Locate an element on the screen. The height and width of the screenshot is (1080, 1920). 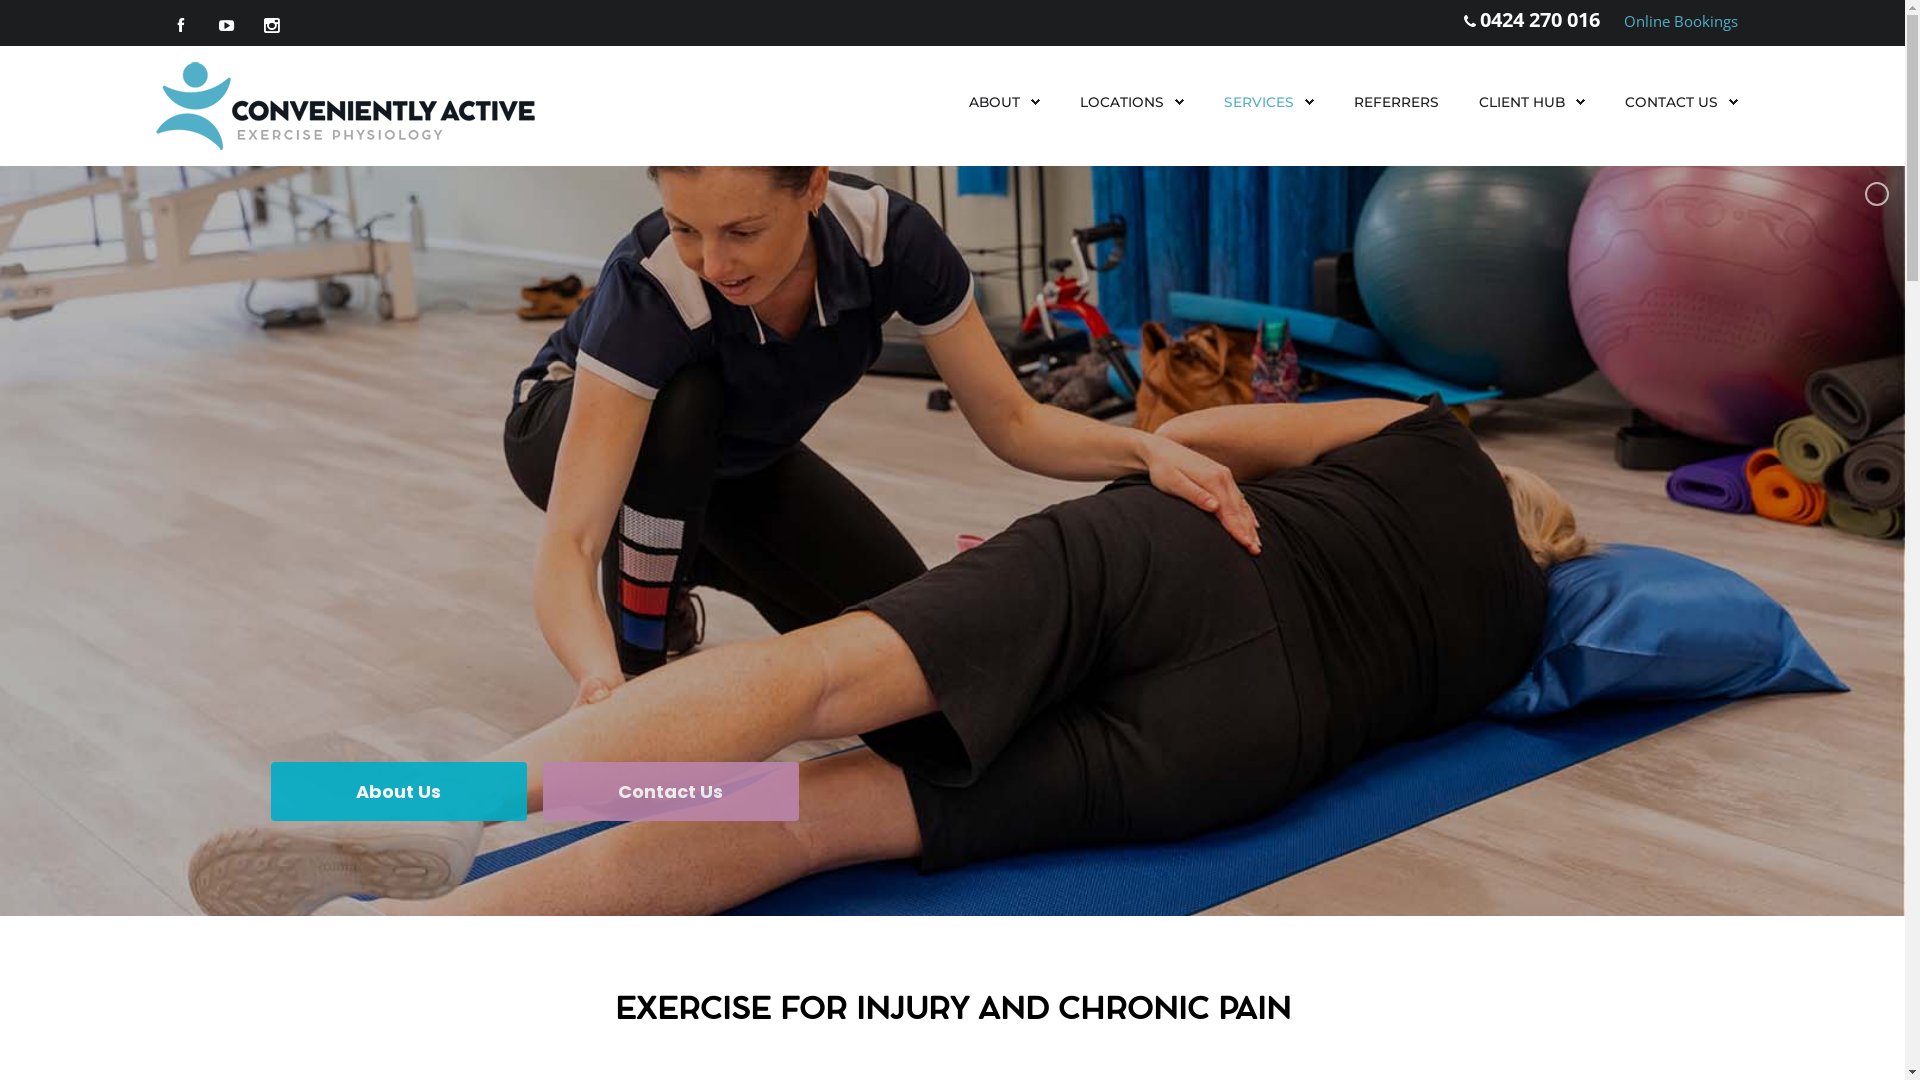
'SERVICES' is located at coordinates (1223, 101).